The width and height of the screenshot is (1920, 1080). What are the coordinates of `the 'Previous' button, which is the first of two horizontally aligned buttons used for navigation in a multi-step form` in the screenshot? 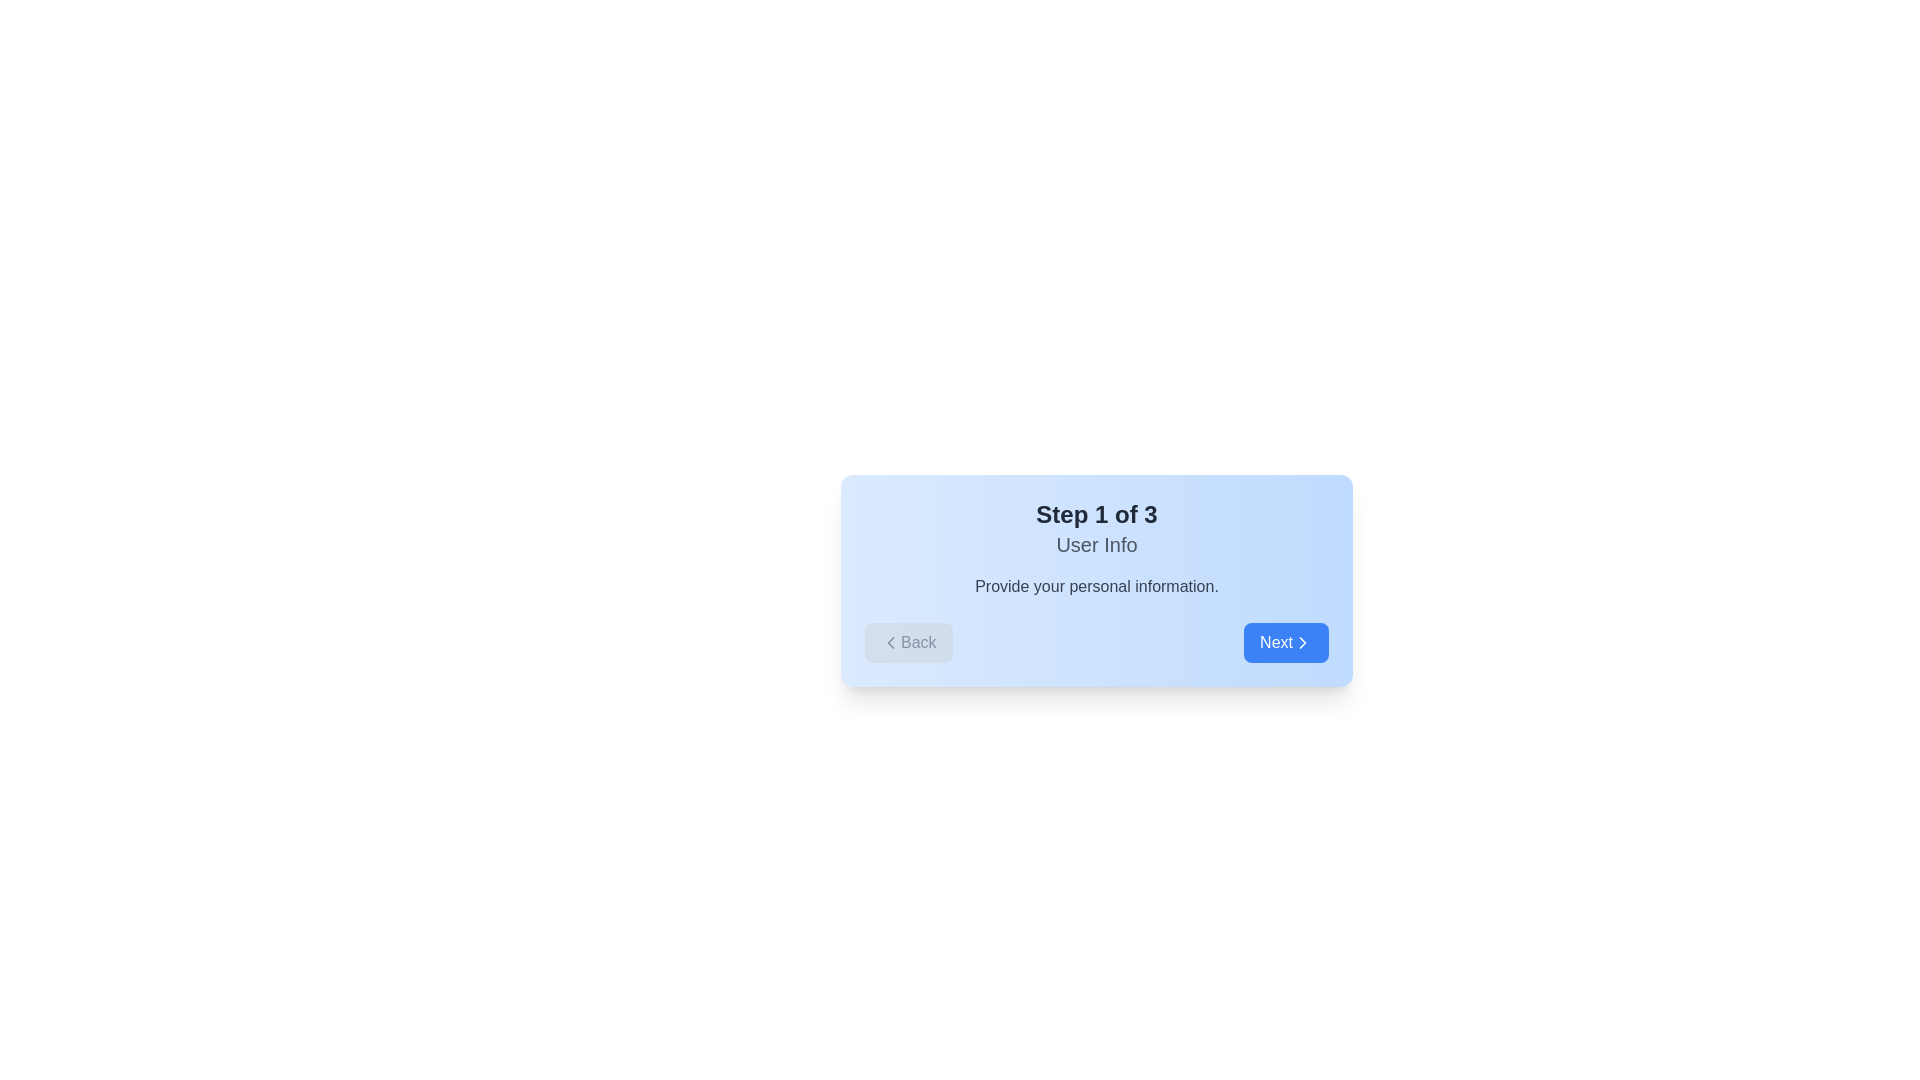 It's located at (907, 643).